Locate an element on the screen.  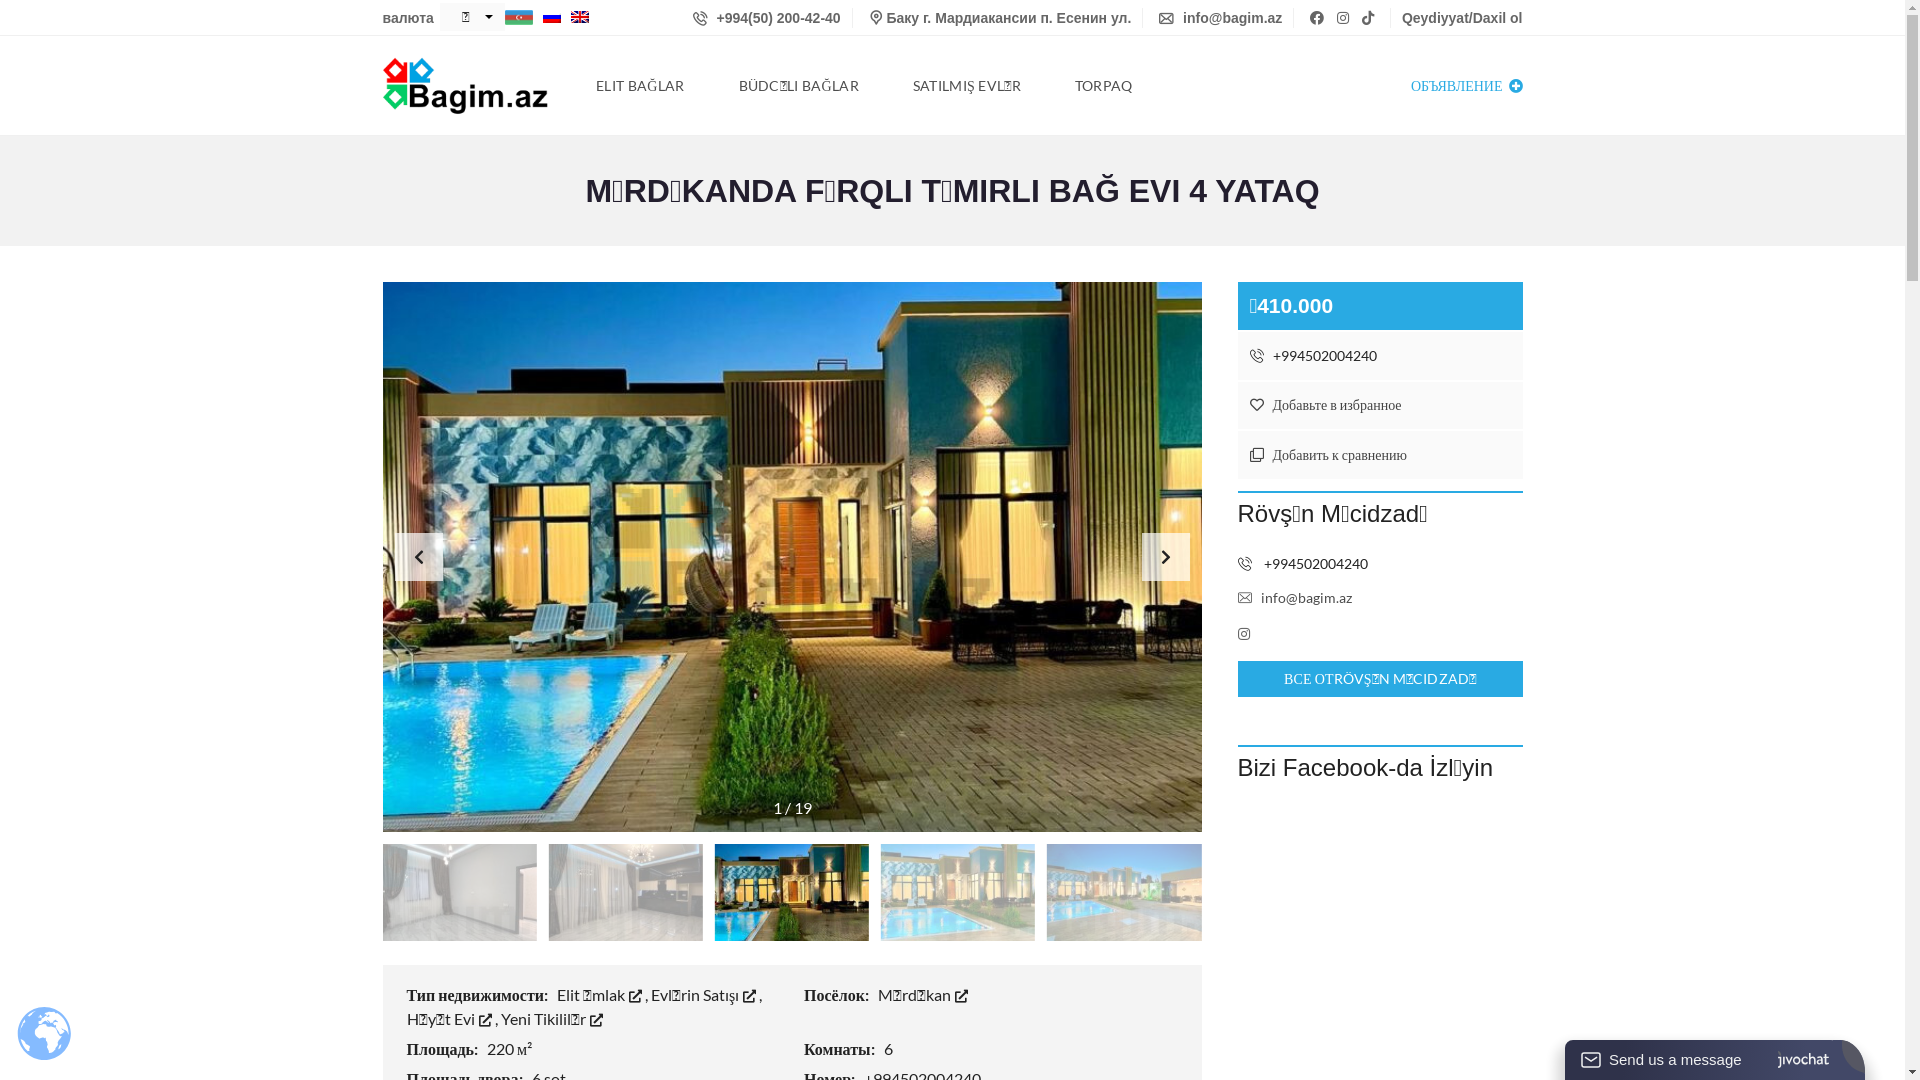
'+994(50) 200-42-40' is located at coordinates (692, 18).